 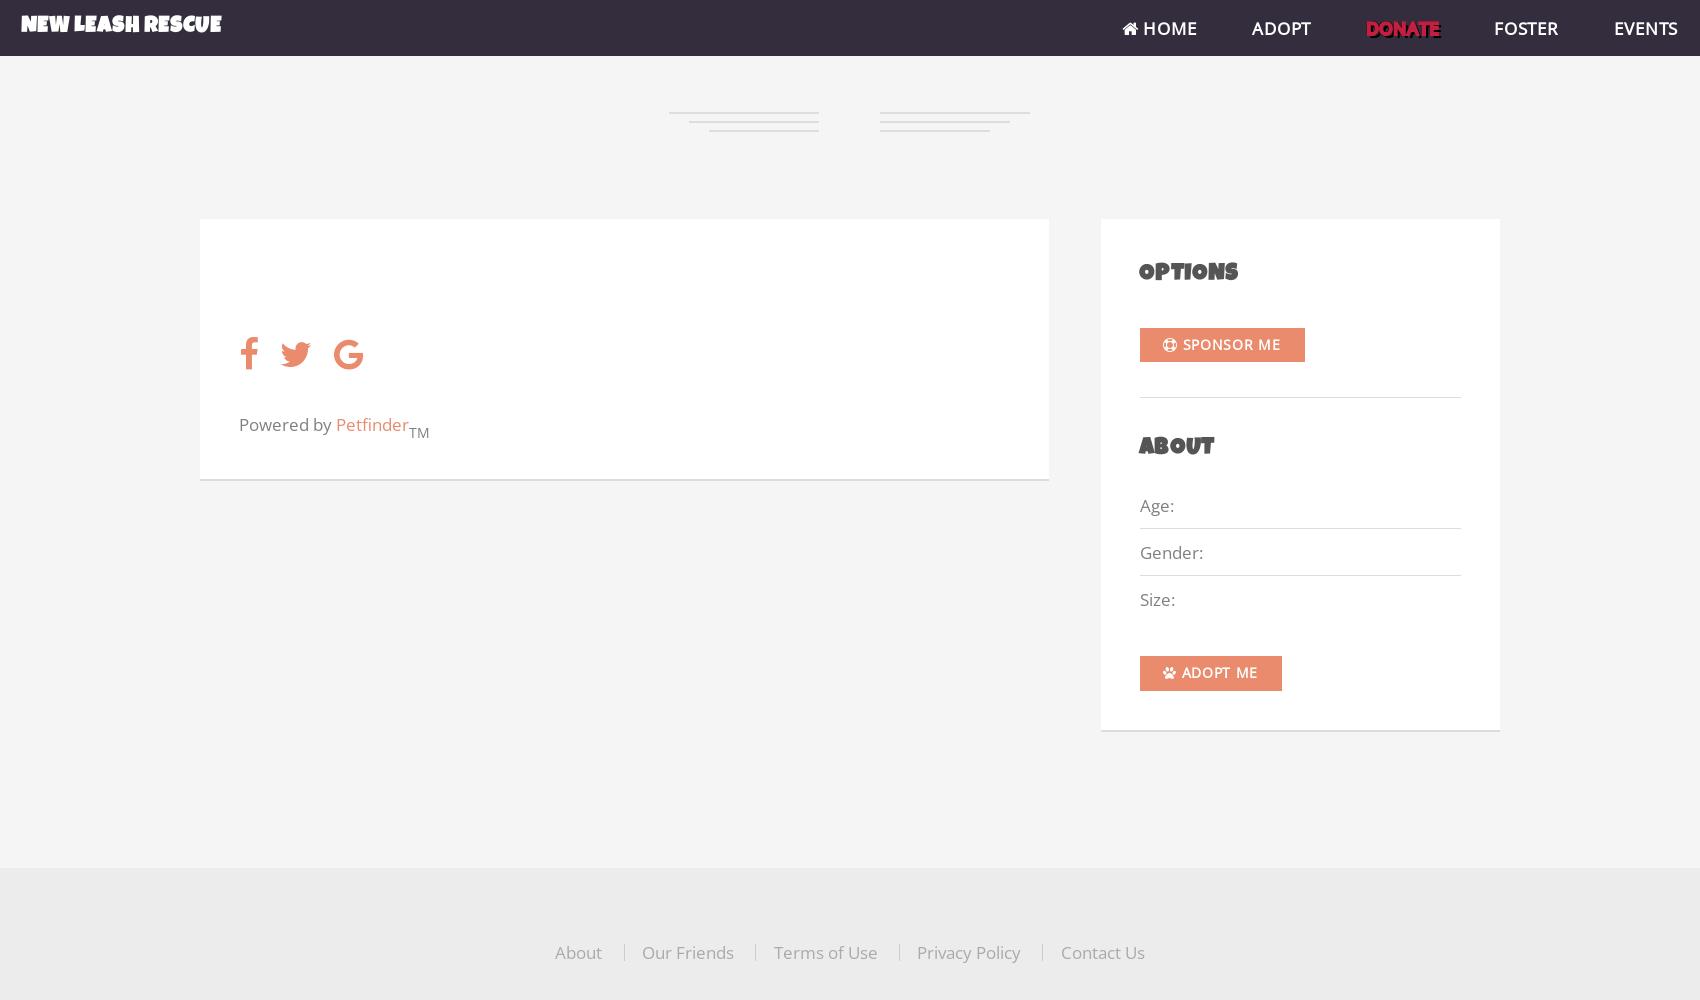 I want to click on 'Gender:', so click(x=1170, y=551).